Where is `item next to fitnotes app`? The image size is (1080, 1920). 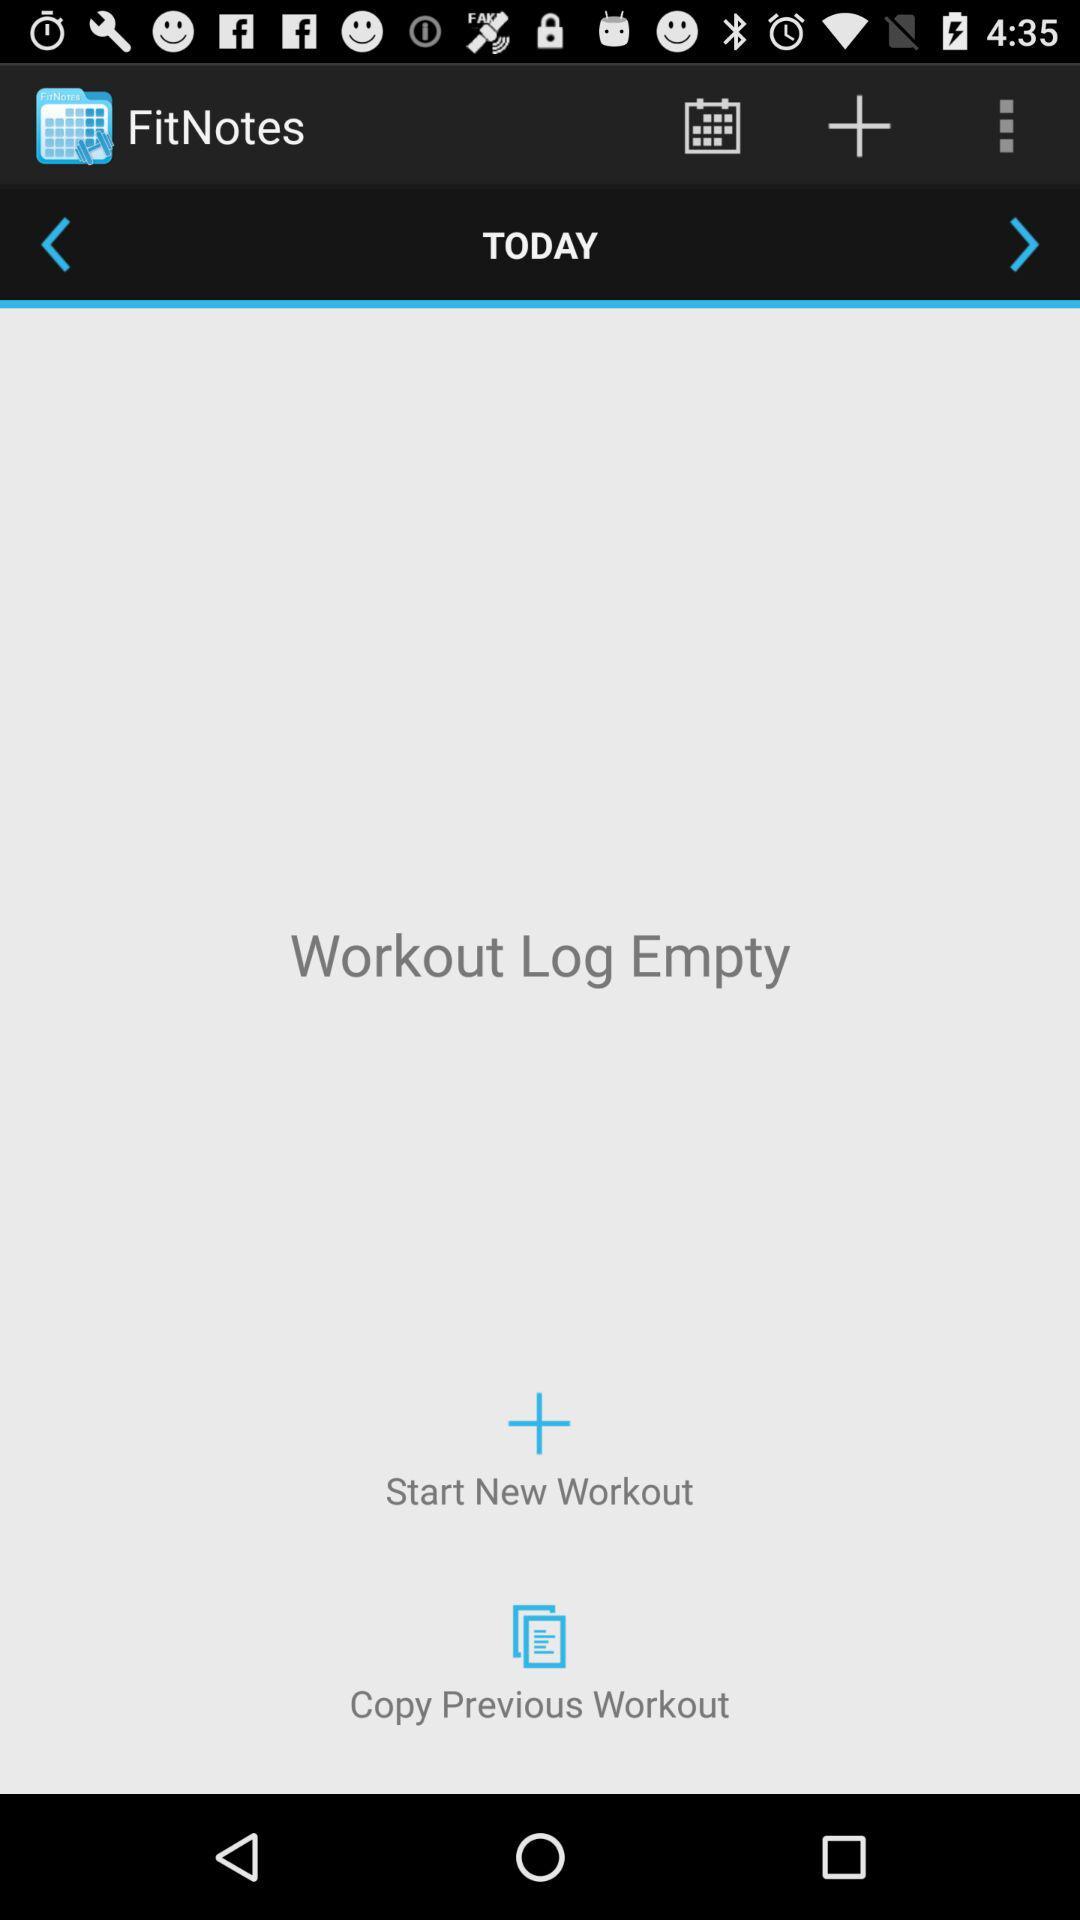
item next to fitnotes app is located at coordinates (711, 124).